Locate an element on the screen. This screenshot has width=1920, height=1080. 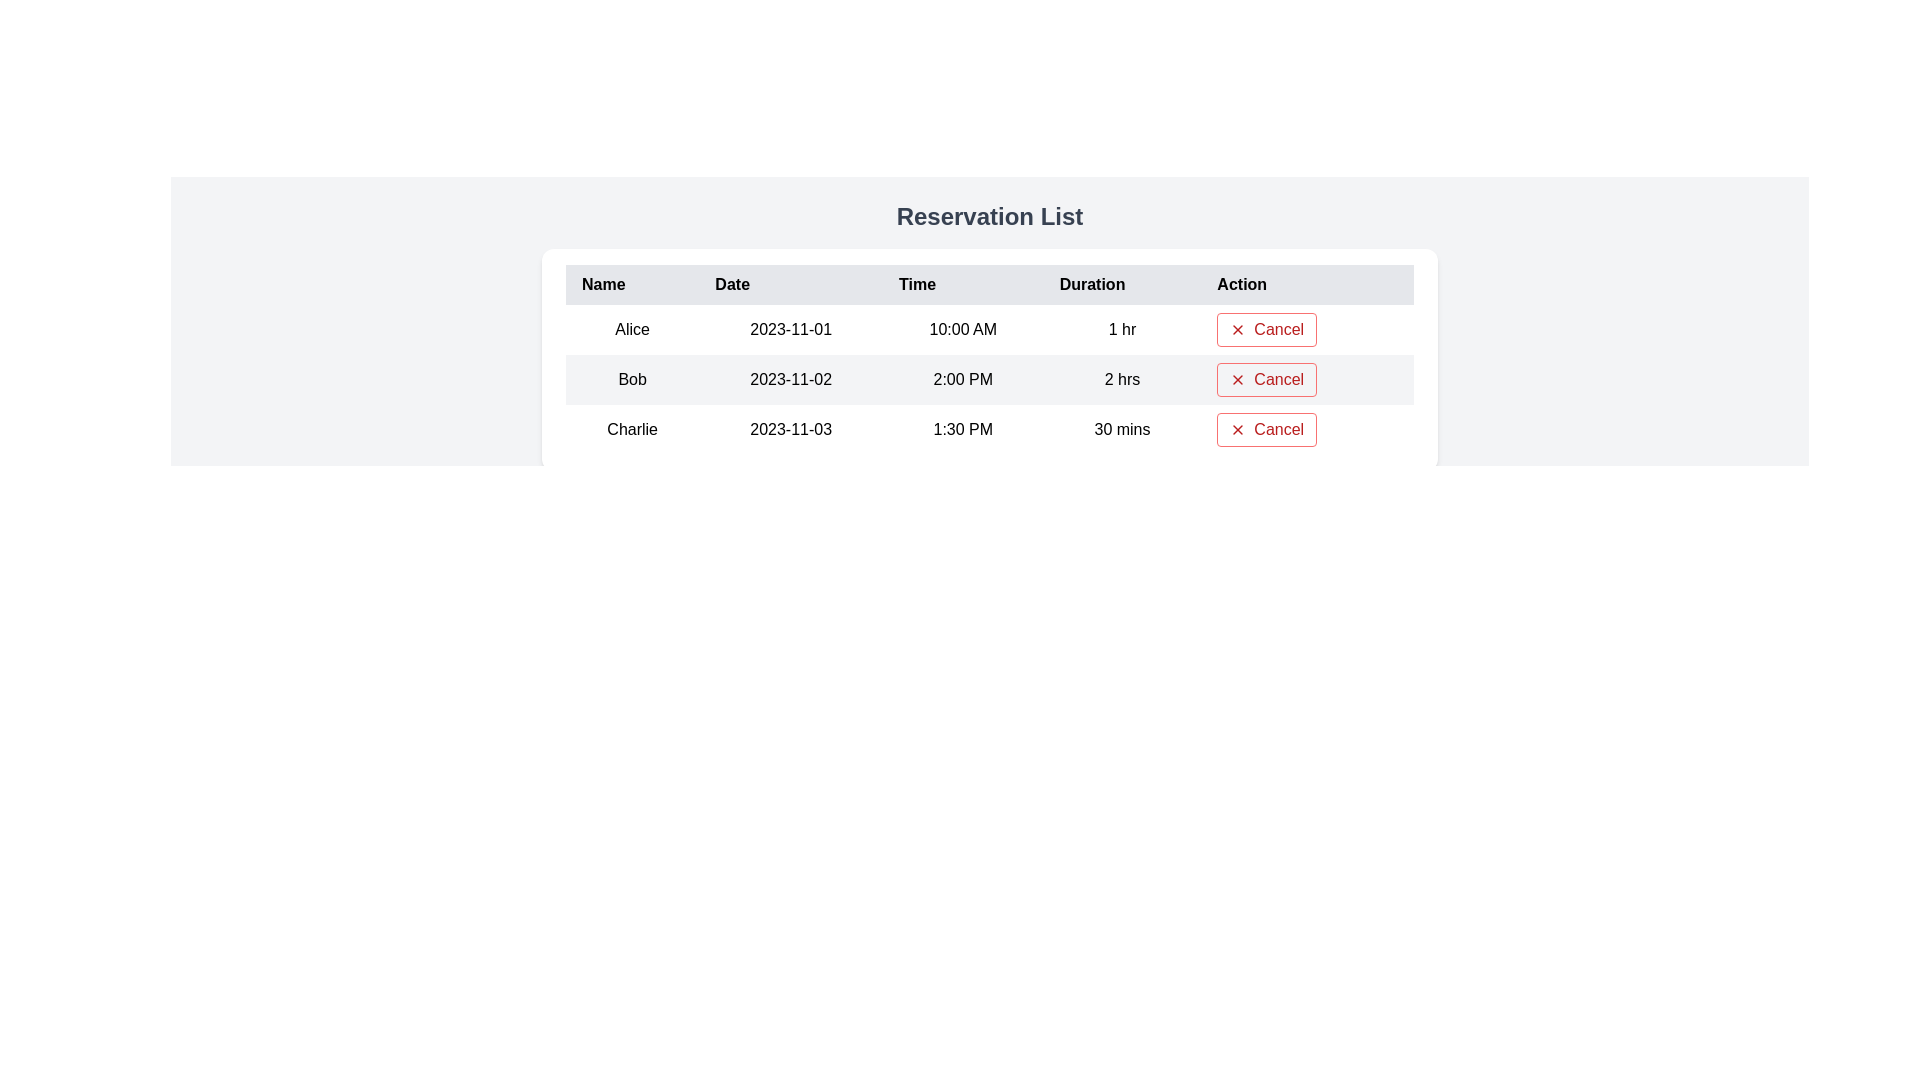
on the small red 'X' icon inside the second row's 'Cancel' button in the 'Action' column of the table, which is located next is located at coordinates (1237, 380).